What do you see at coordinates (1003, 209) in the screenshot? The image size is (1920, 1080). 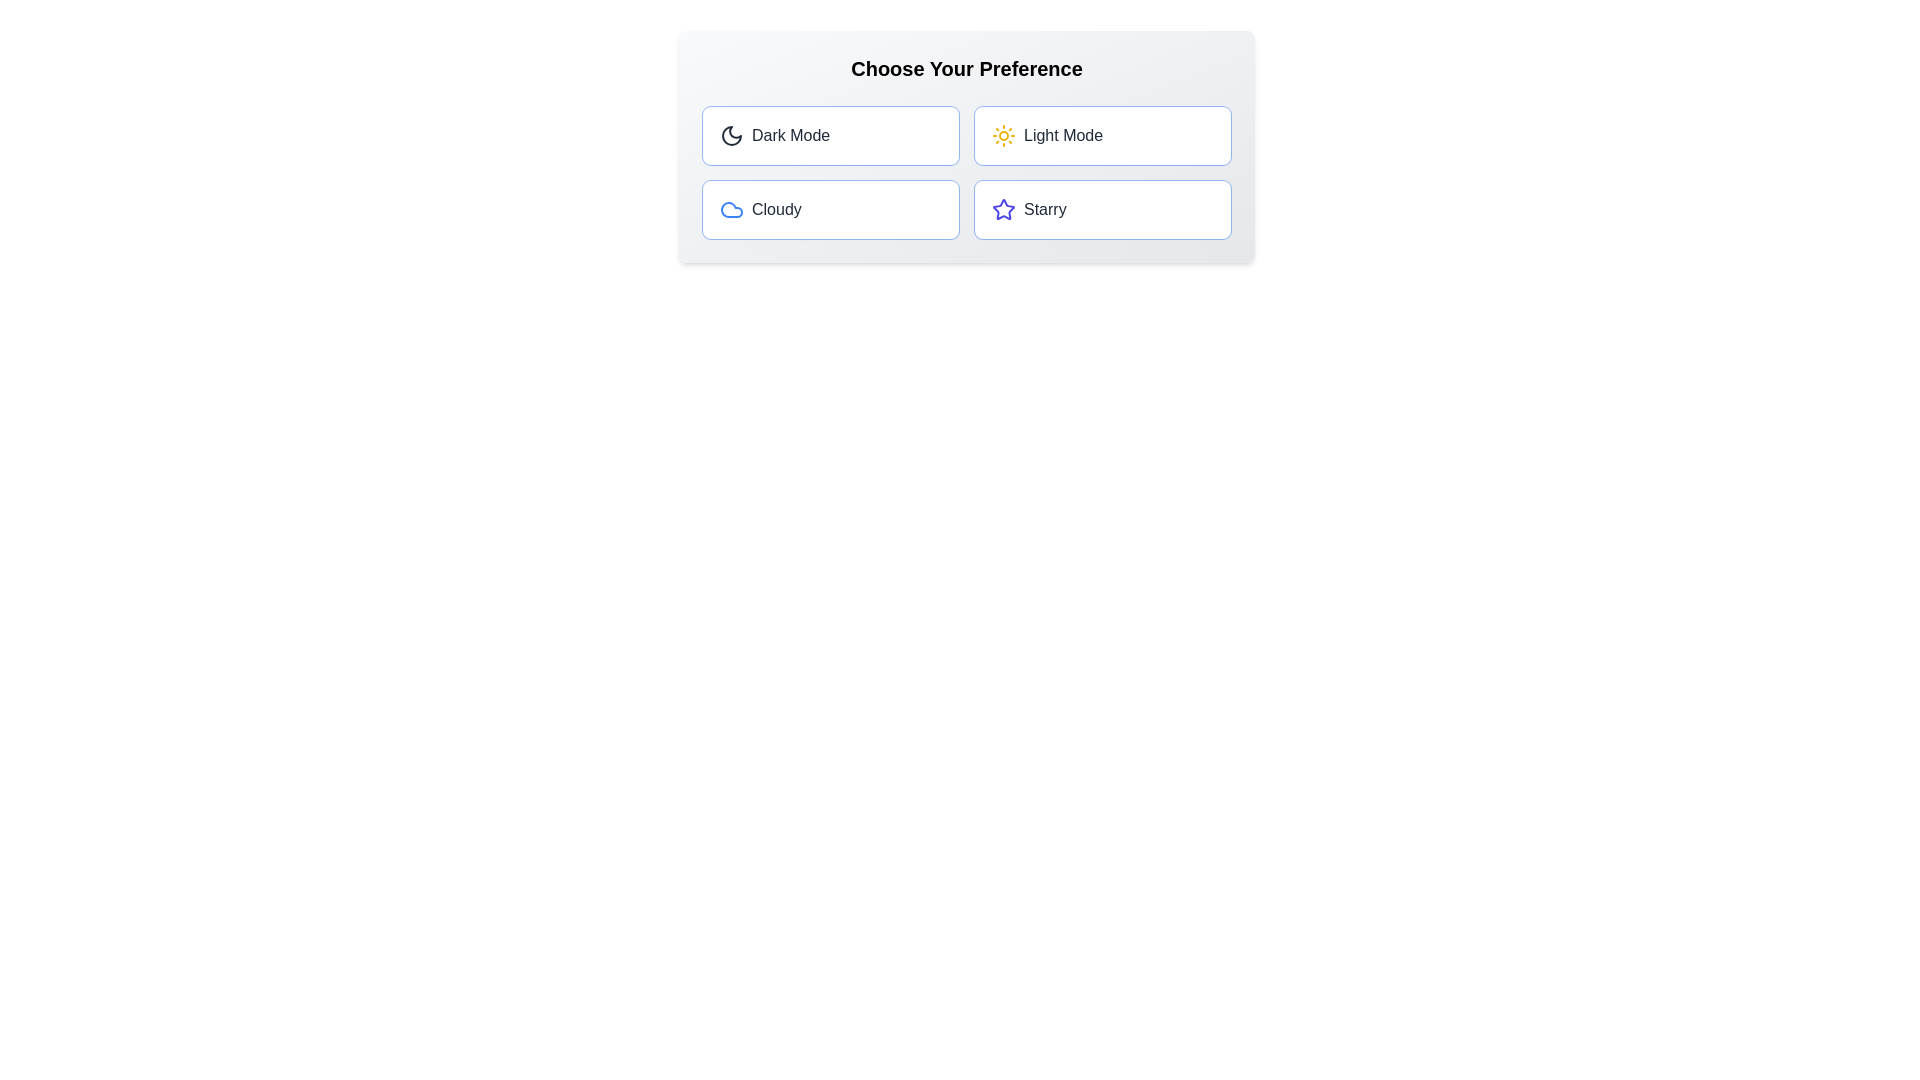 I see `the blue star-shaped icon located in the lower-right quadrant of the 'Choose Your Preference' grid, directly associated with the 'Starry' option` at bounding box center [1003, 209].